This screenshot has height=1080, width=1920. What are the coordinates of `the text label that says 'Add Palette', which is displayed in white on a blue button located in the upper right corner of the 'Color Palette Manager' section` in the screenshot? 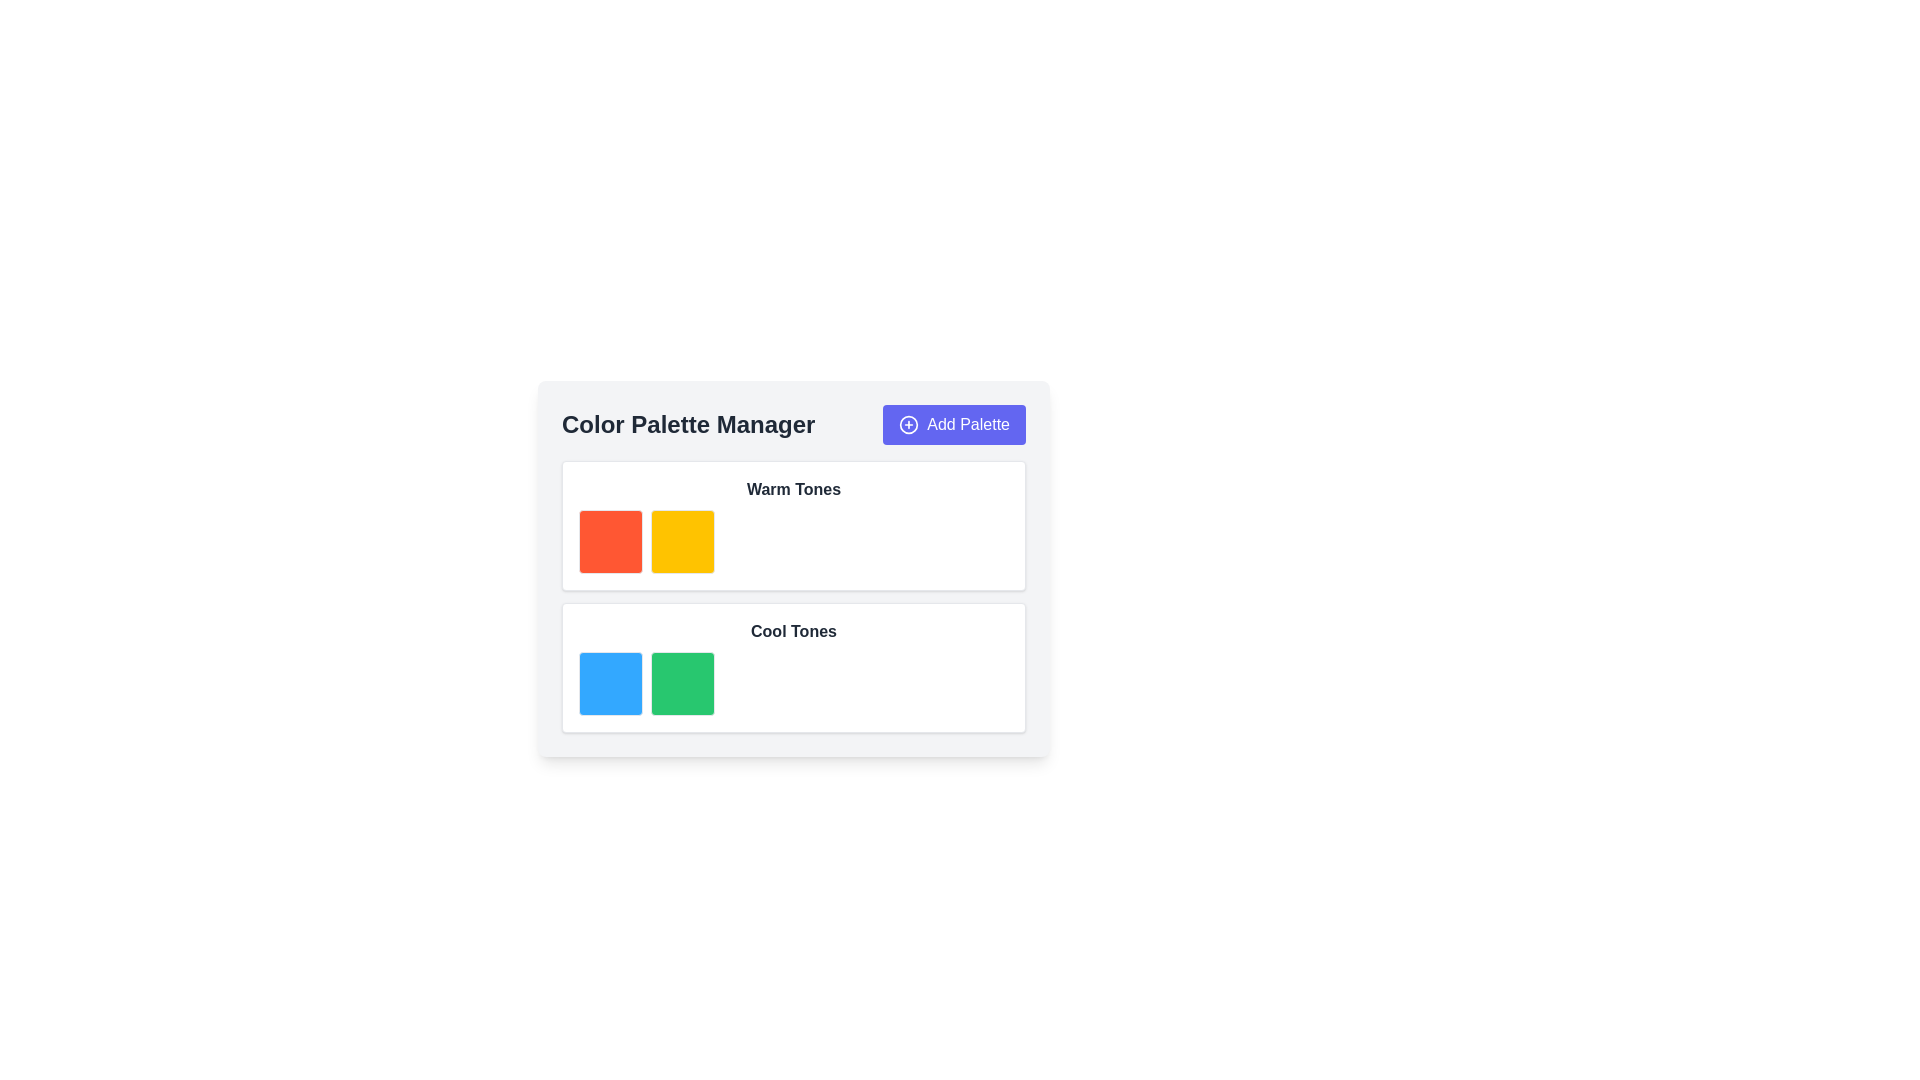 It's located at (968, 423).